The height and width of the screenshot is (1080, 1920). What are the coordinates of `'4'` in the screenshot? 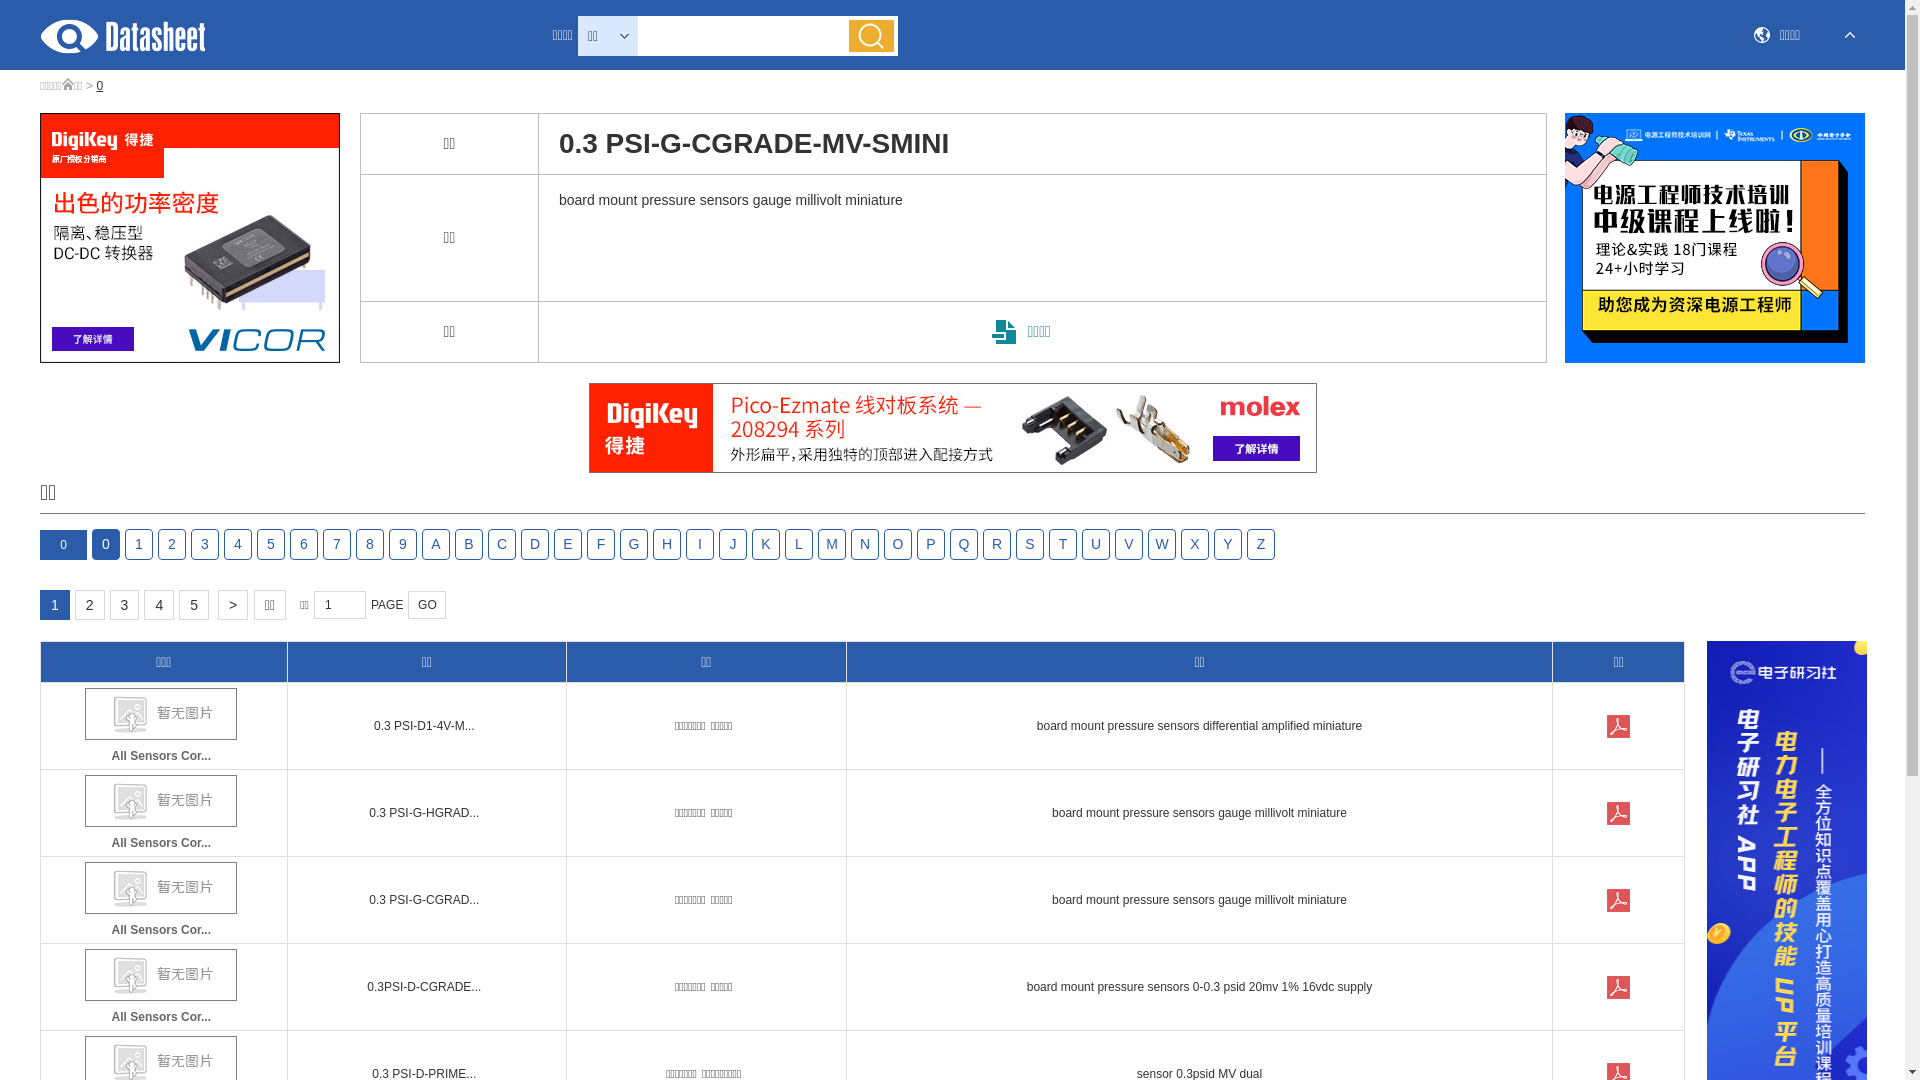 It's located at (157, 604).